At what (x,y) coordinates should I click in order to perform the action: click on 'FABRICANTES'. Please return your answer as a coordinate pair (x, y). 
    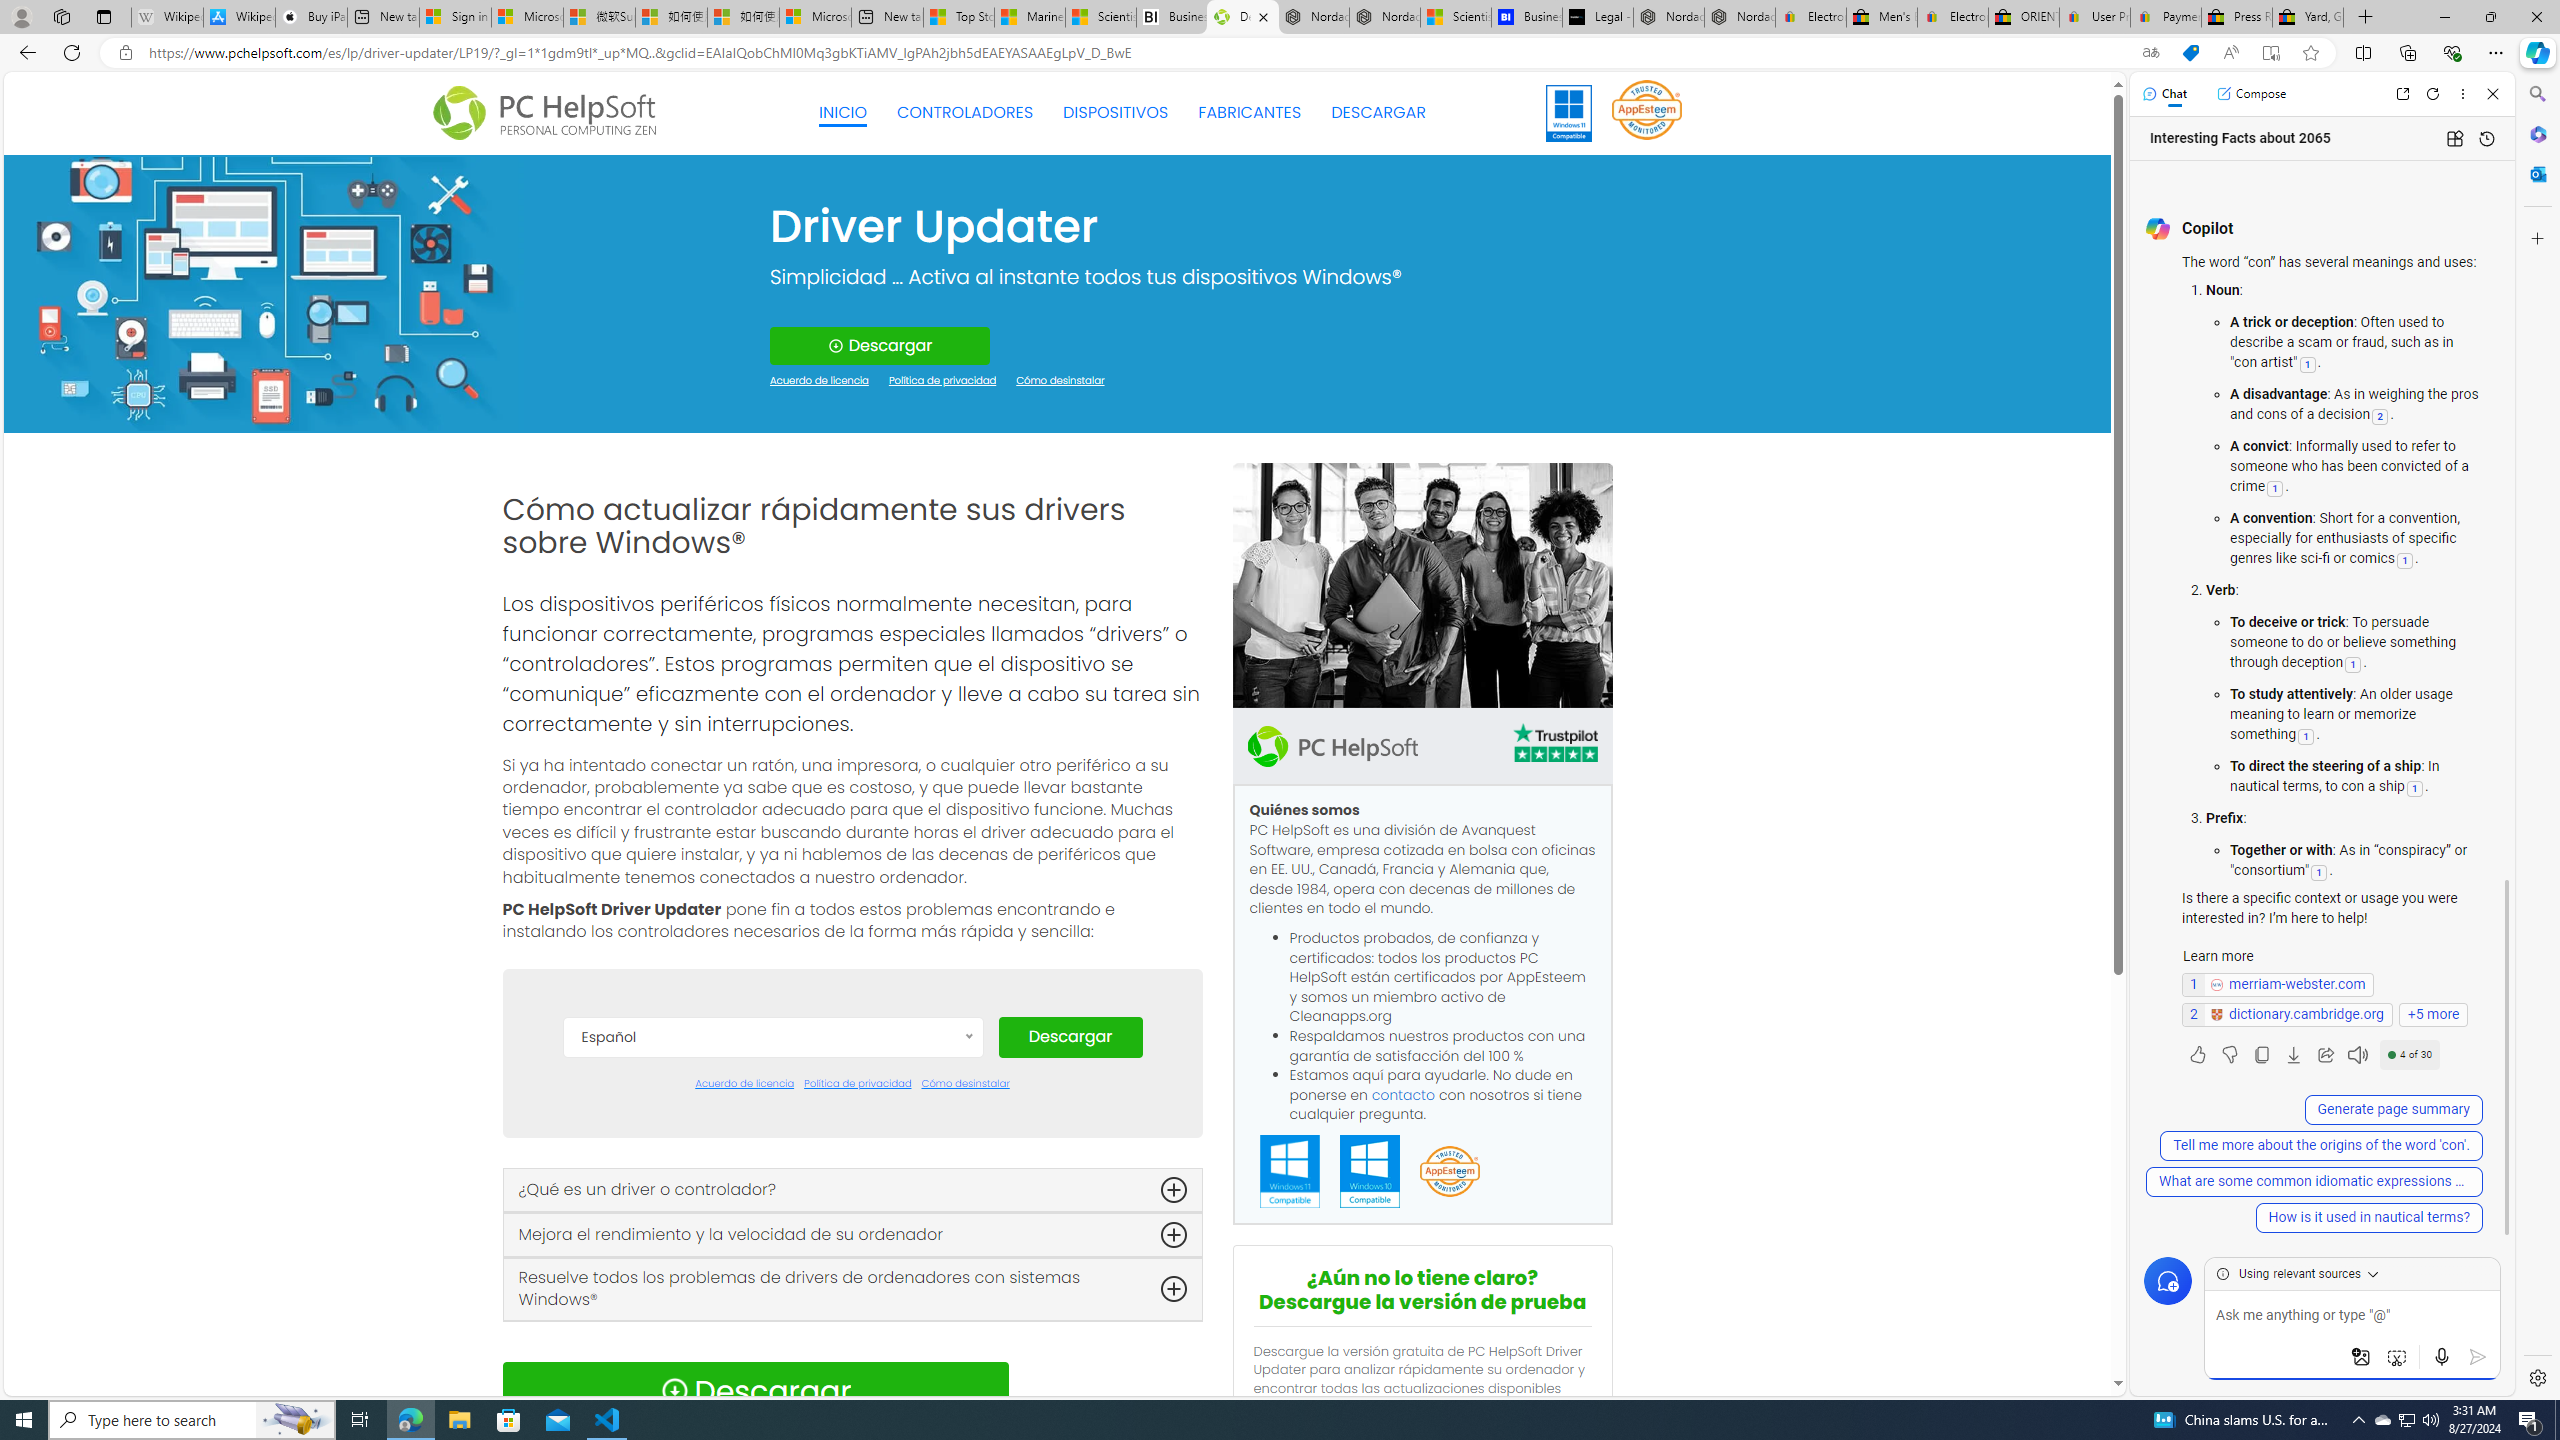
    Looking at the image, I should click on (1250, 112).